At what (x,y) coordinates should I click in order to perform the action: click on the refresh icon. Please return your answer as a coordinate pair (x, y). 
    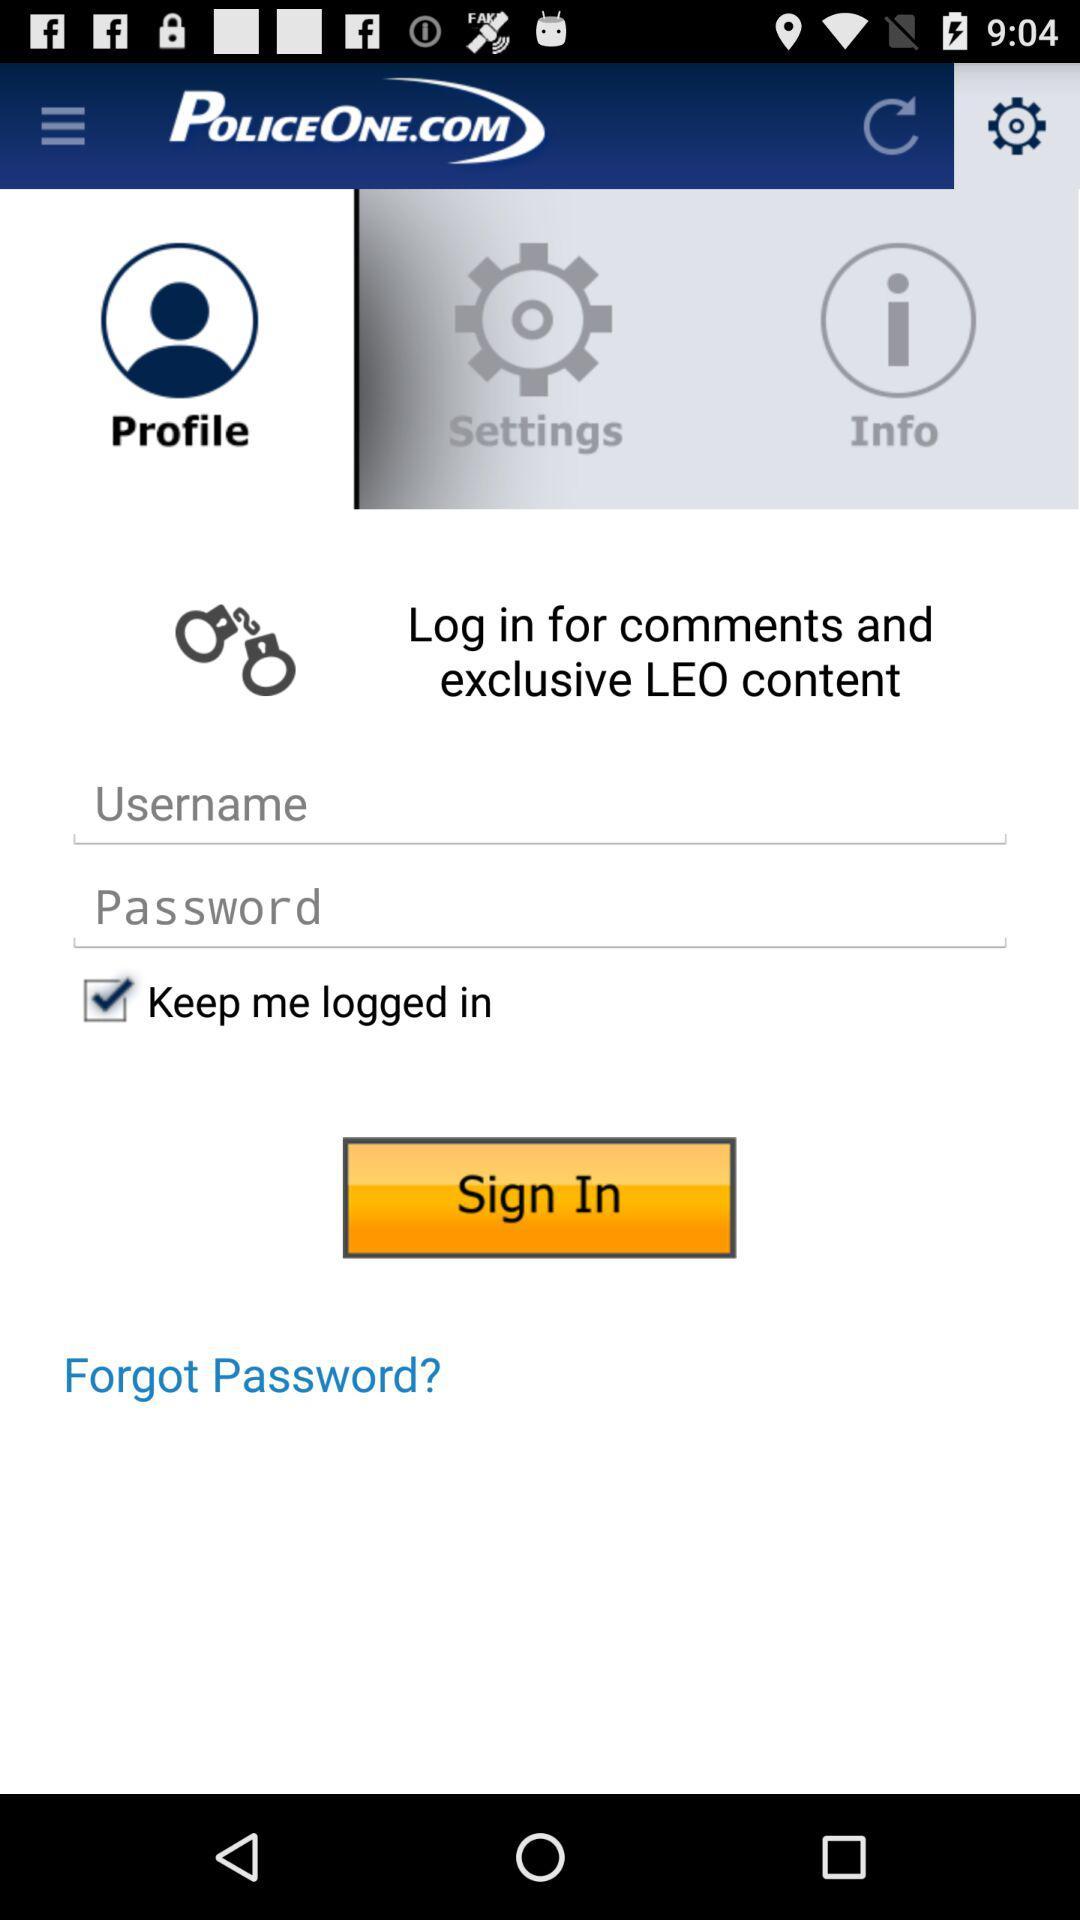
    Looking at the image, I should click on (890, 133).